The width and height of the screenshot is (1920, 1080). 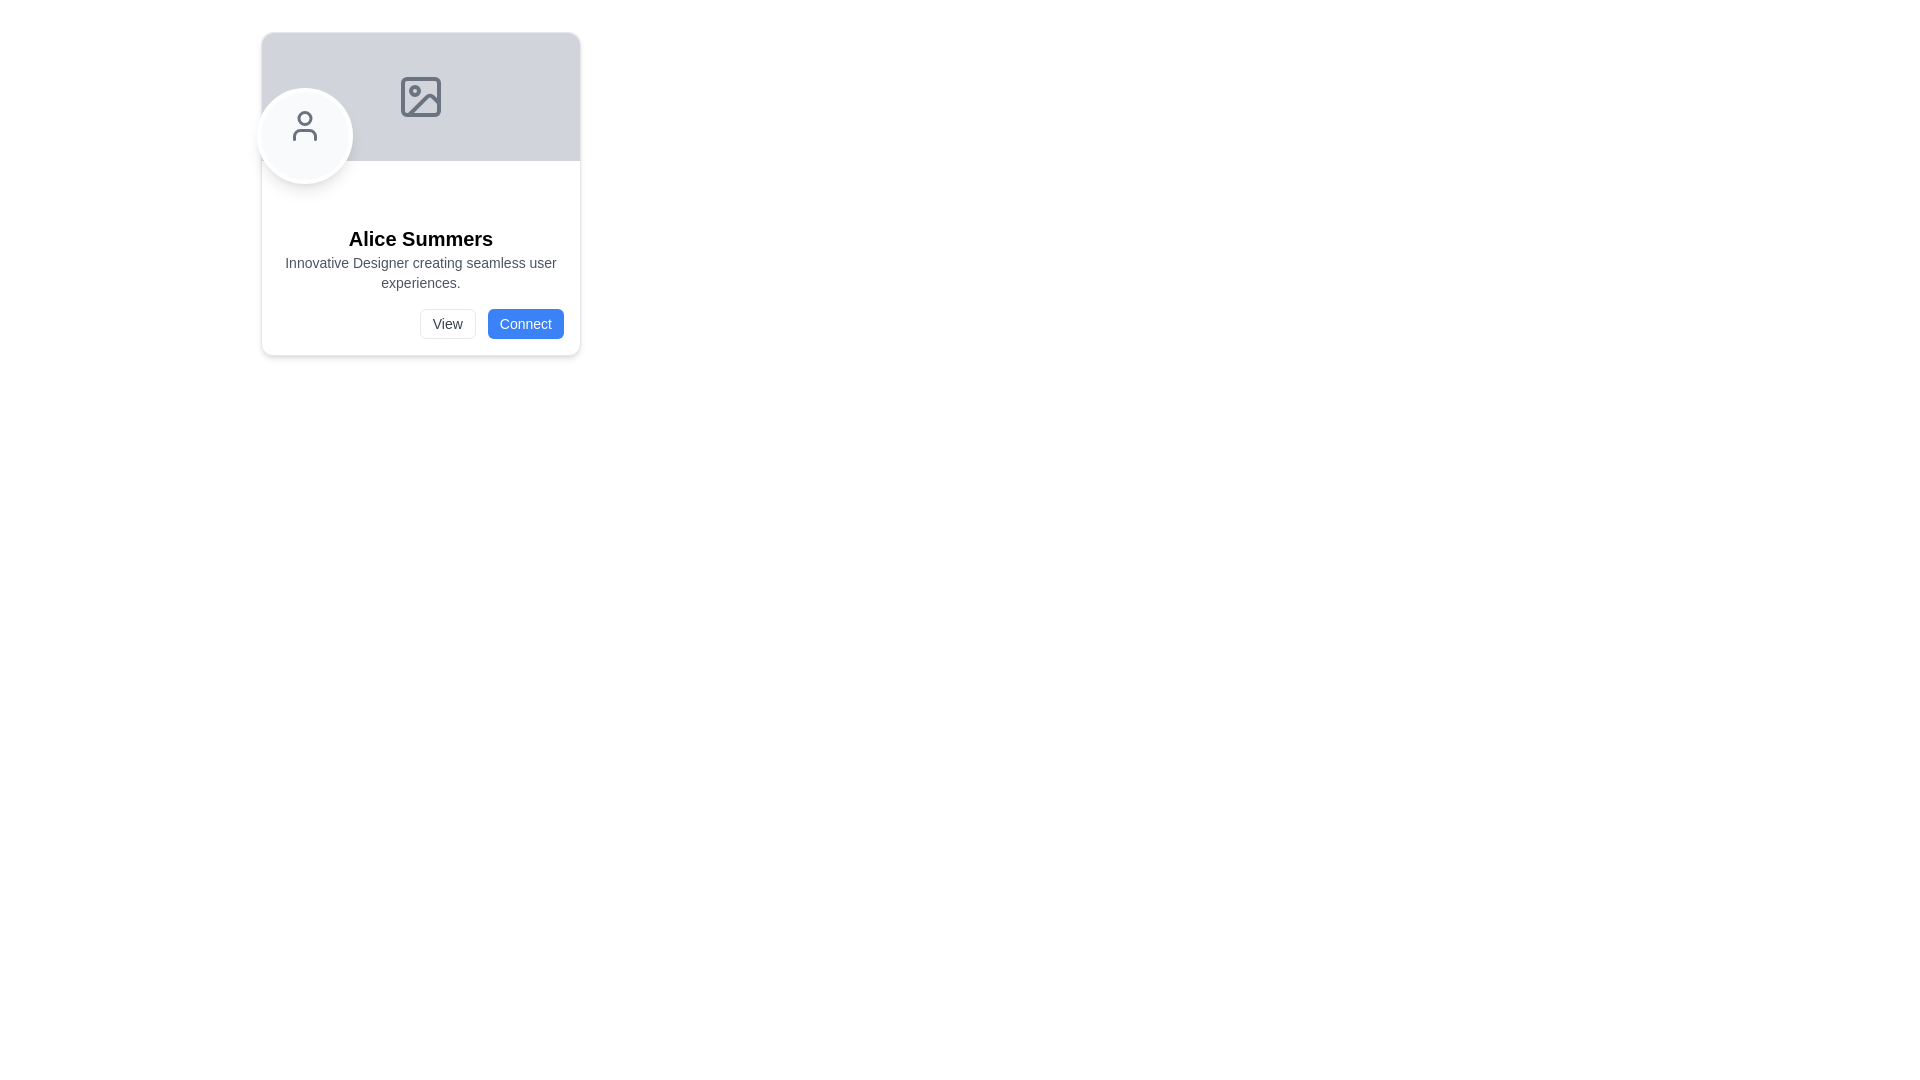 What do you see at coordinates (446, 323) in the screenshot?
I see `the 'View' button located to the left of the 'Connect' button in the bottom-right corner of the user card` at bounding box center [446, 323].